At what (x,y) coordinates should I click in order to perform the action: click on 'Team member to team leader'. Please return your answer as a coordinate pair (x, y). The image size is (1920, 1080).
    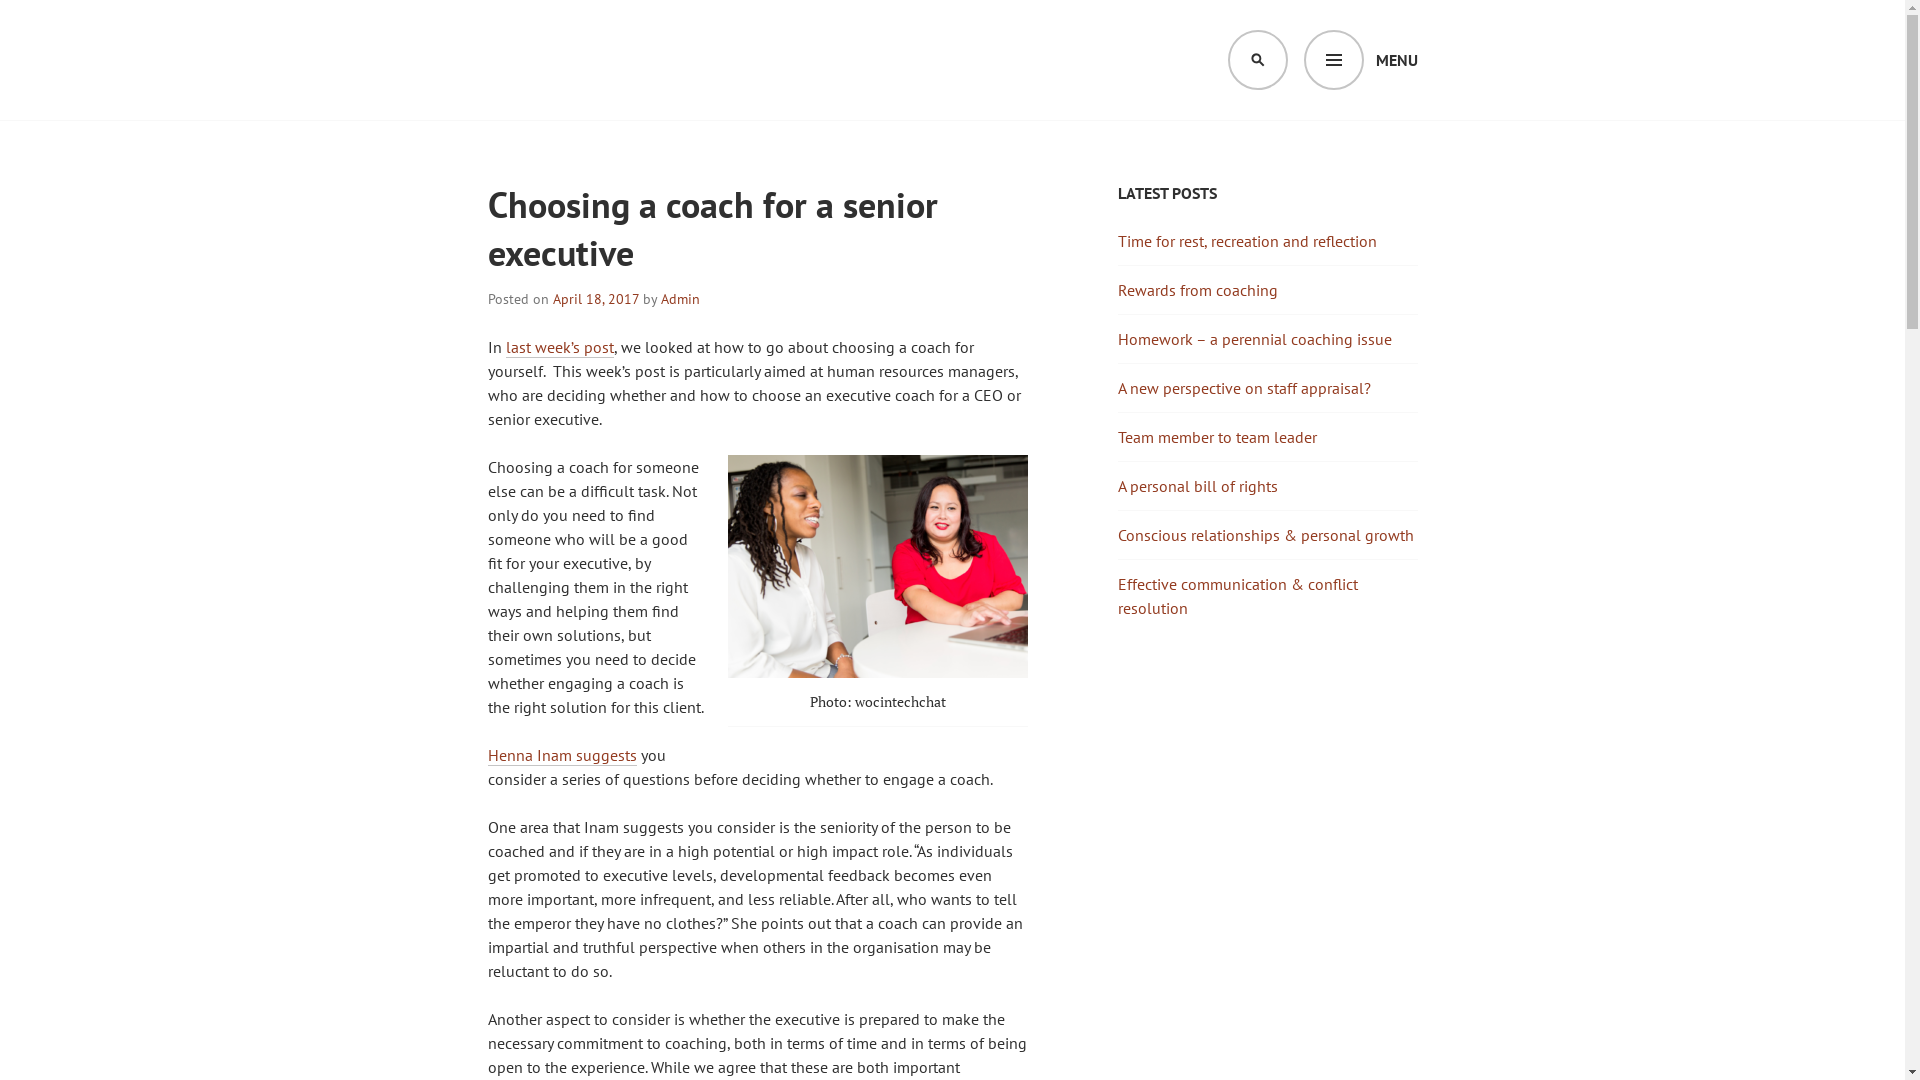
    Looking at the image, I should click on (1216, 435).